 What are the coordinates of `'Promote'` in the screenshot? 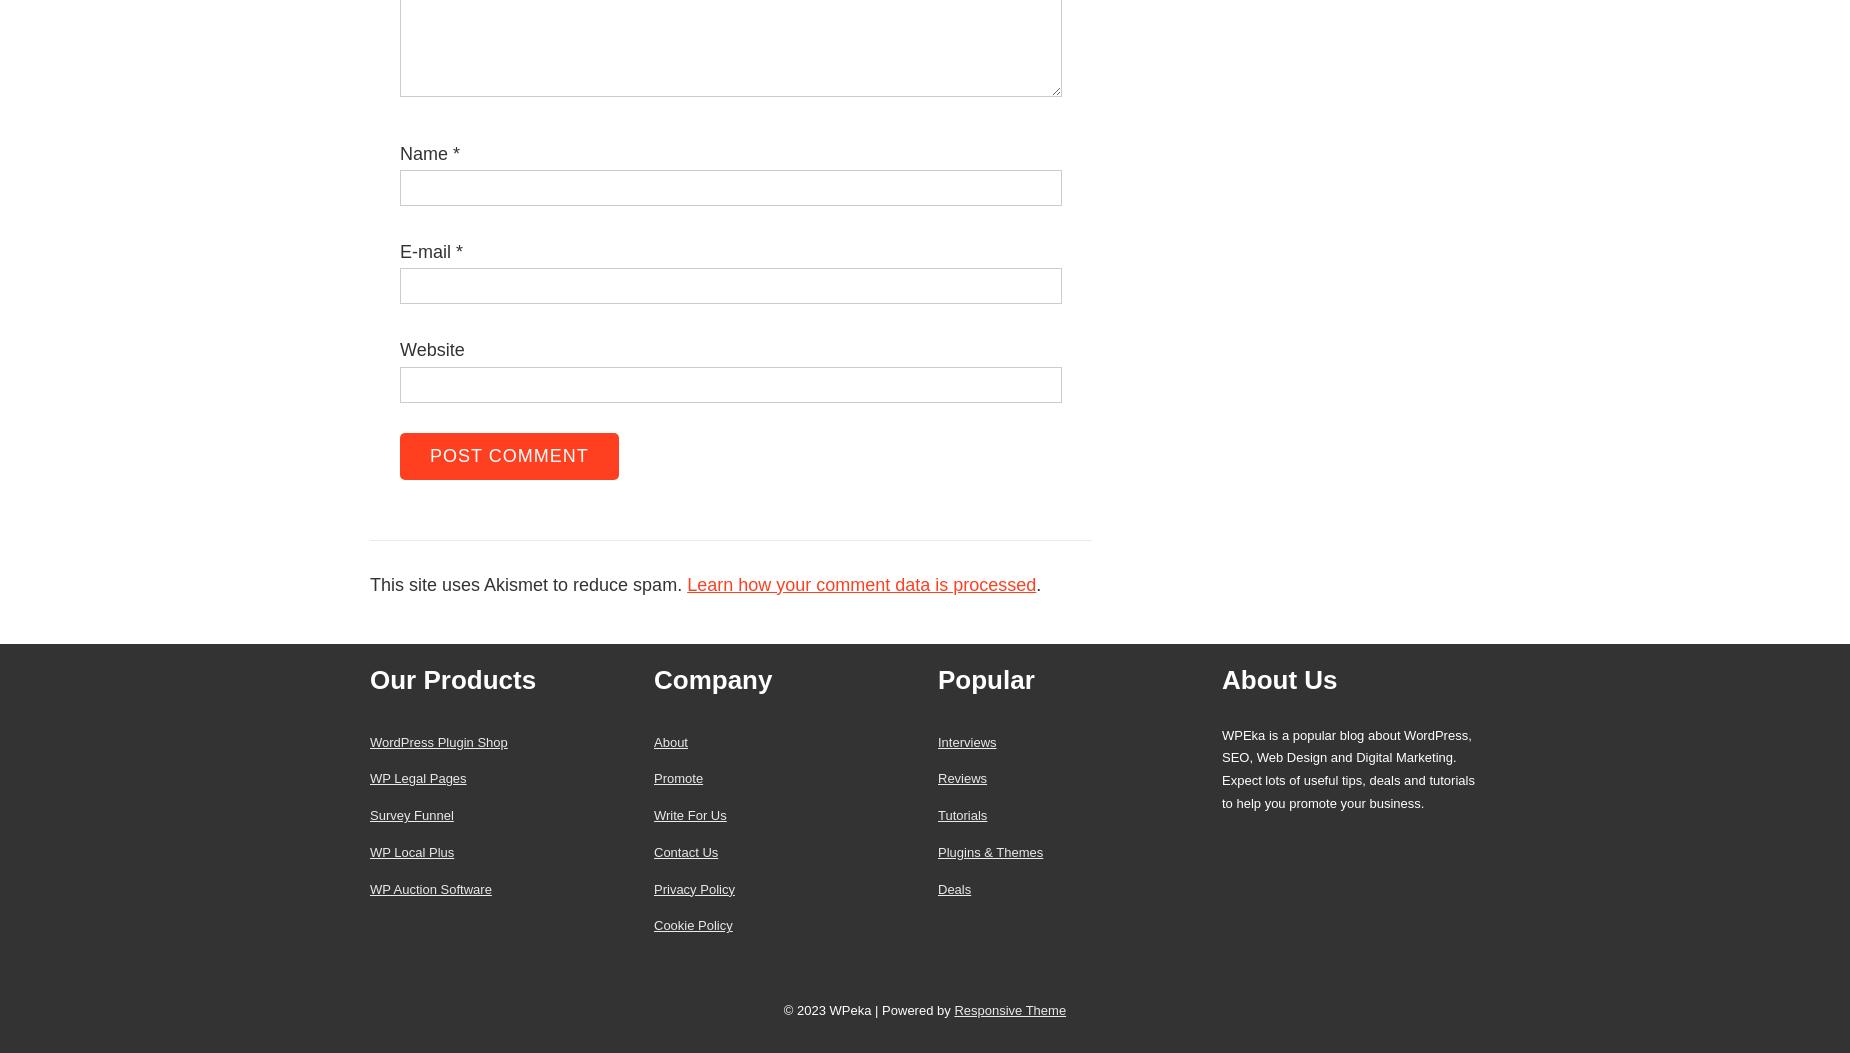 It's located at (678, 778).